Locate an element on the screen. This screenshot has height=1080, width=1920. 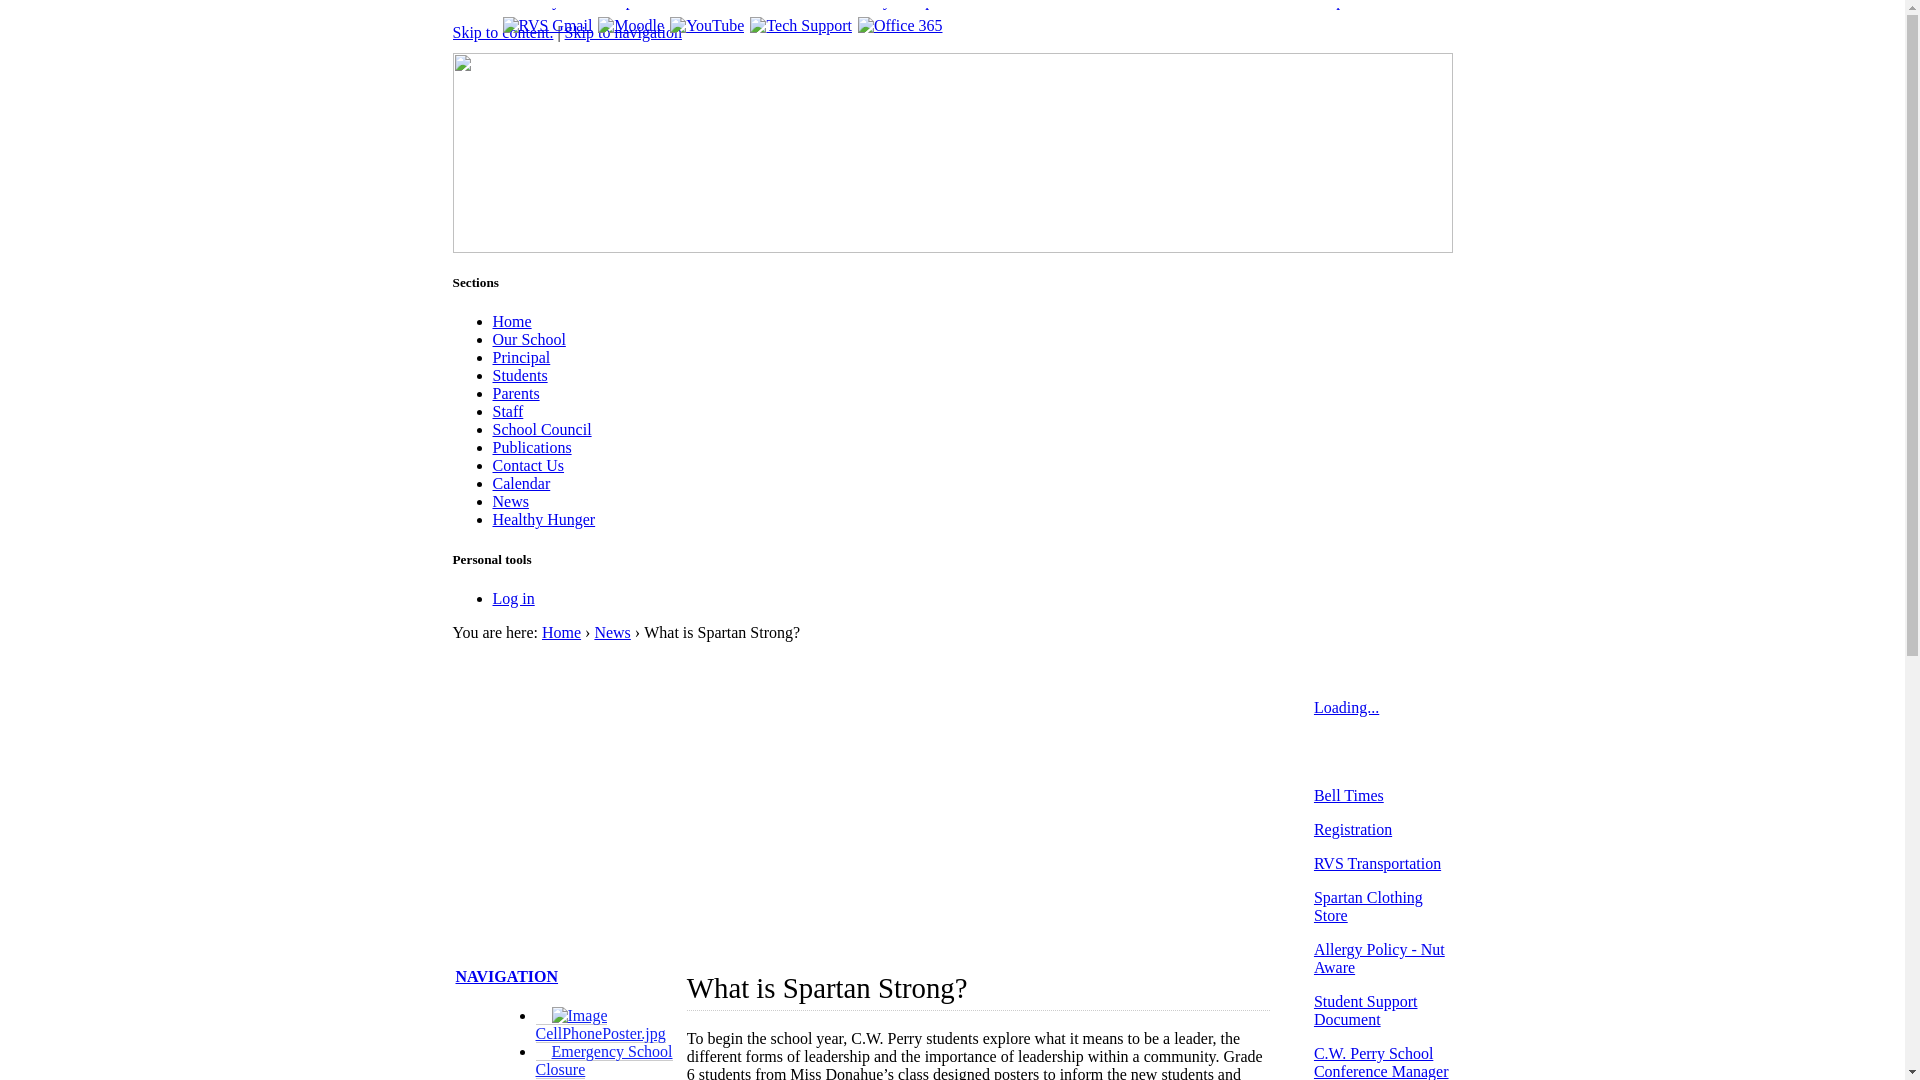
'Student Support Document' is located at coordinates (1365, 1010).